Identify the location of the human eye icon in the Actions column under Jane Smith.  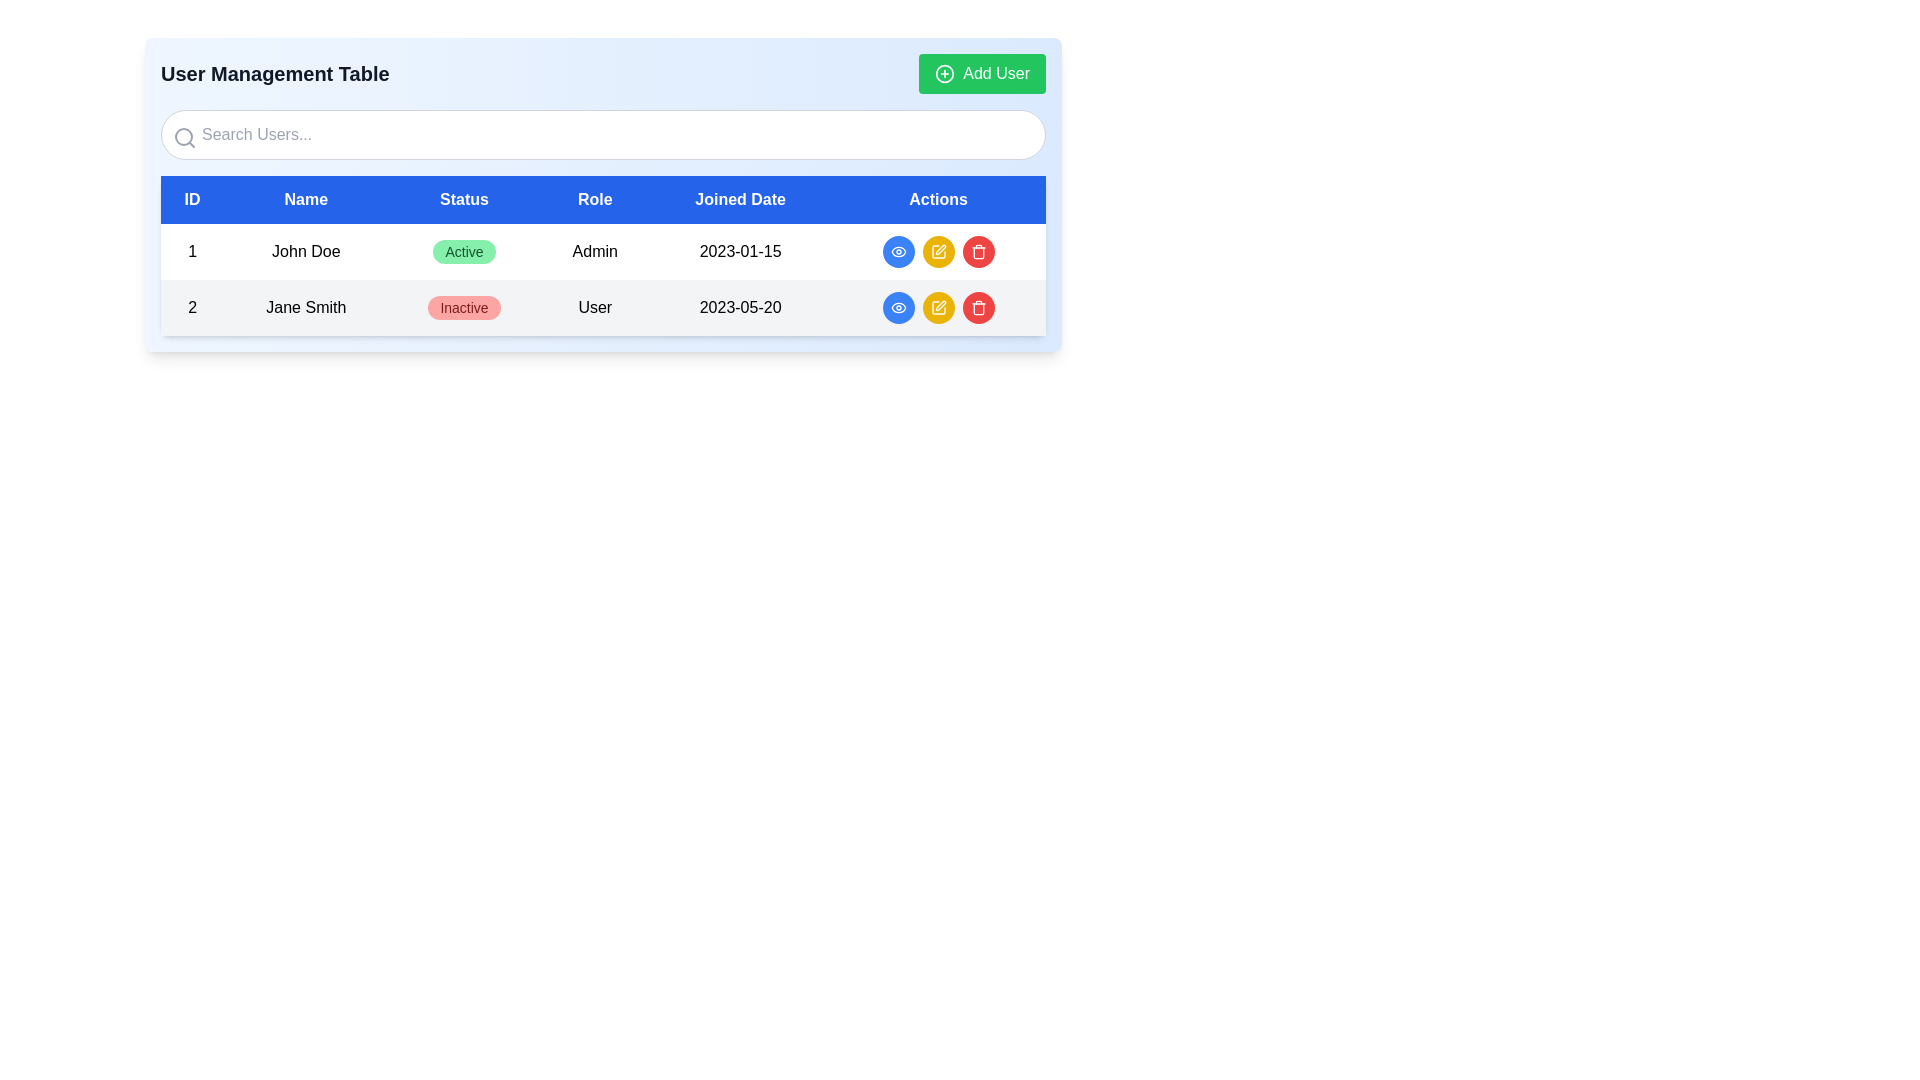
(897, 308).